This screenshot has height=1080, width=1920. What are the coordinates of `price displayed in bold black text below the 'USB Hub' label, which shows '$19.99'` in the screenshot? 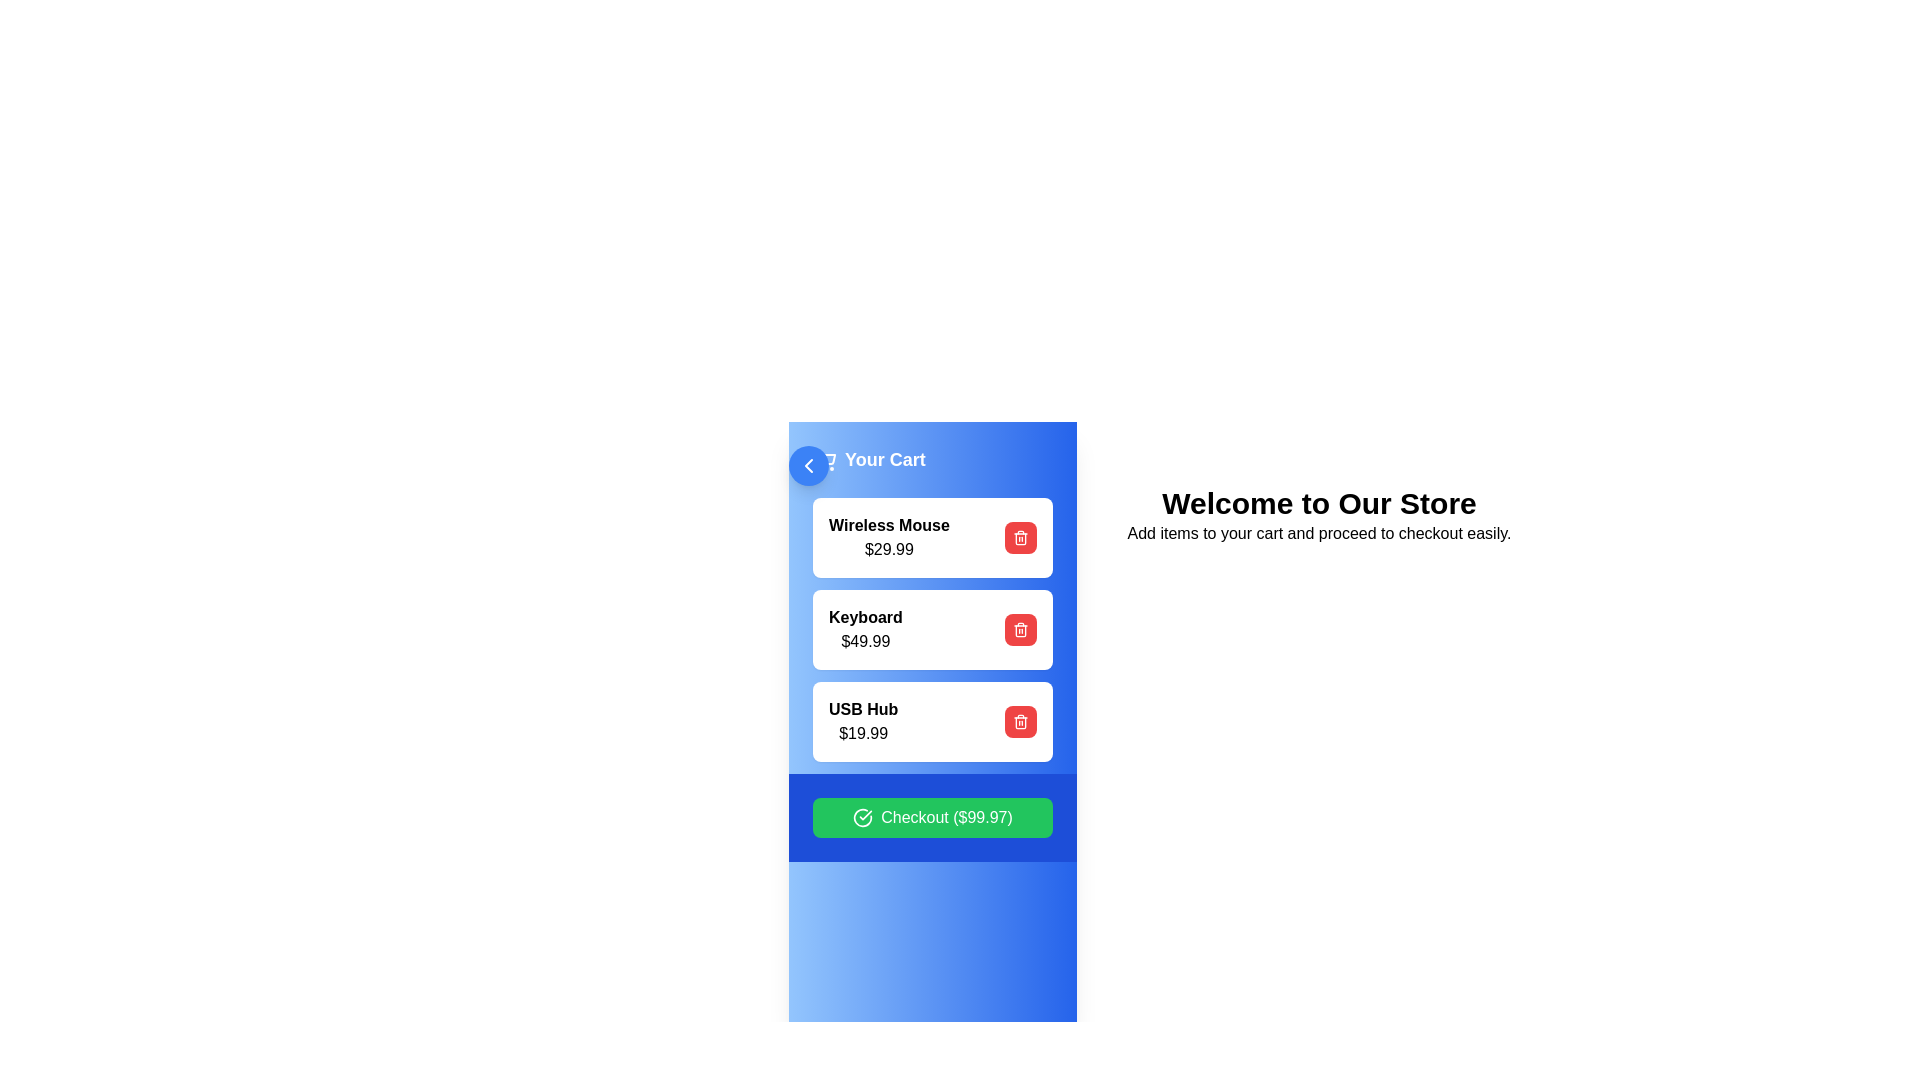 It's located at (863, 733).